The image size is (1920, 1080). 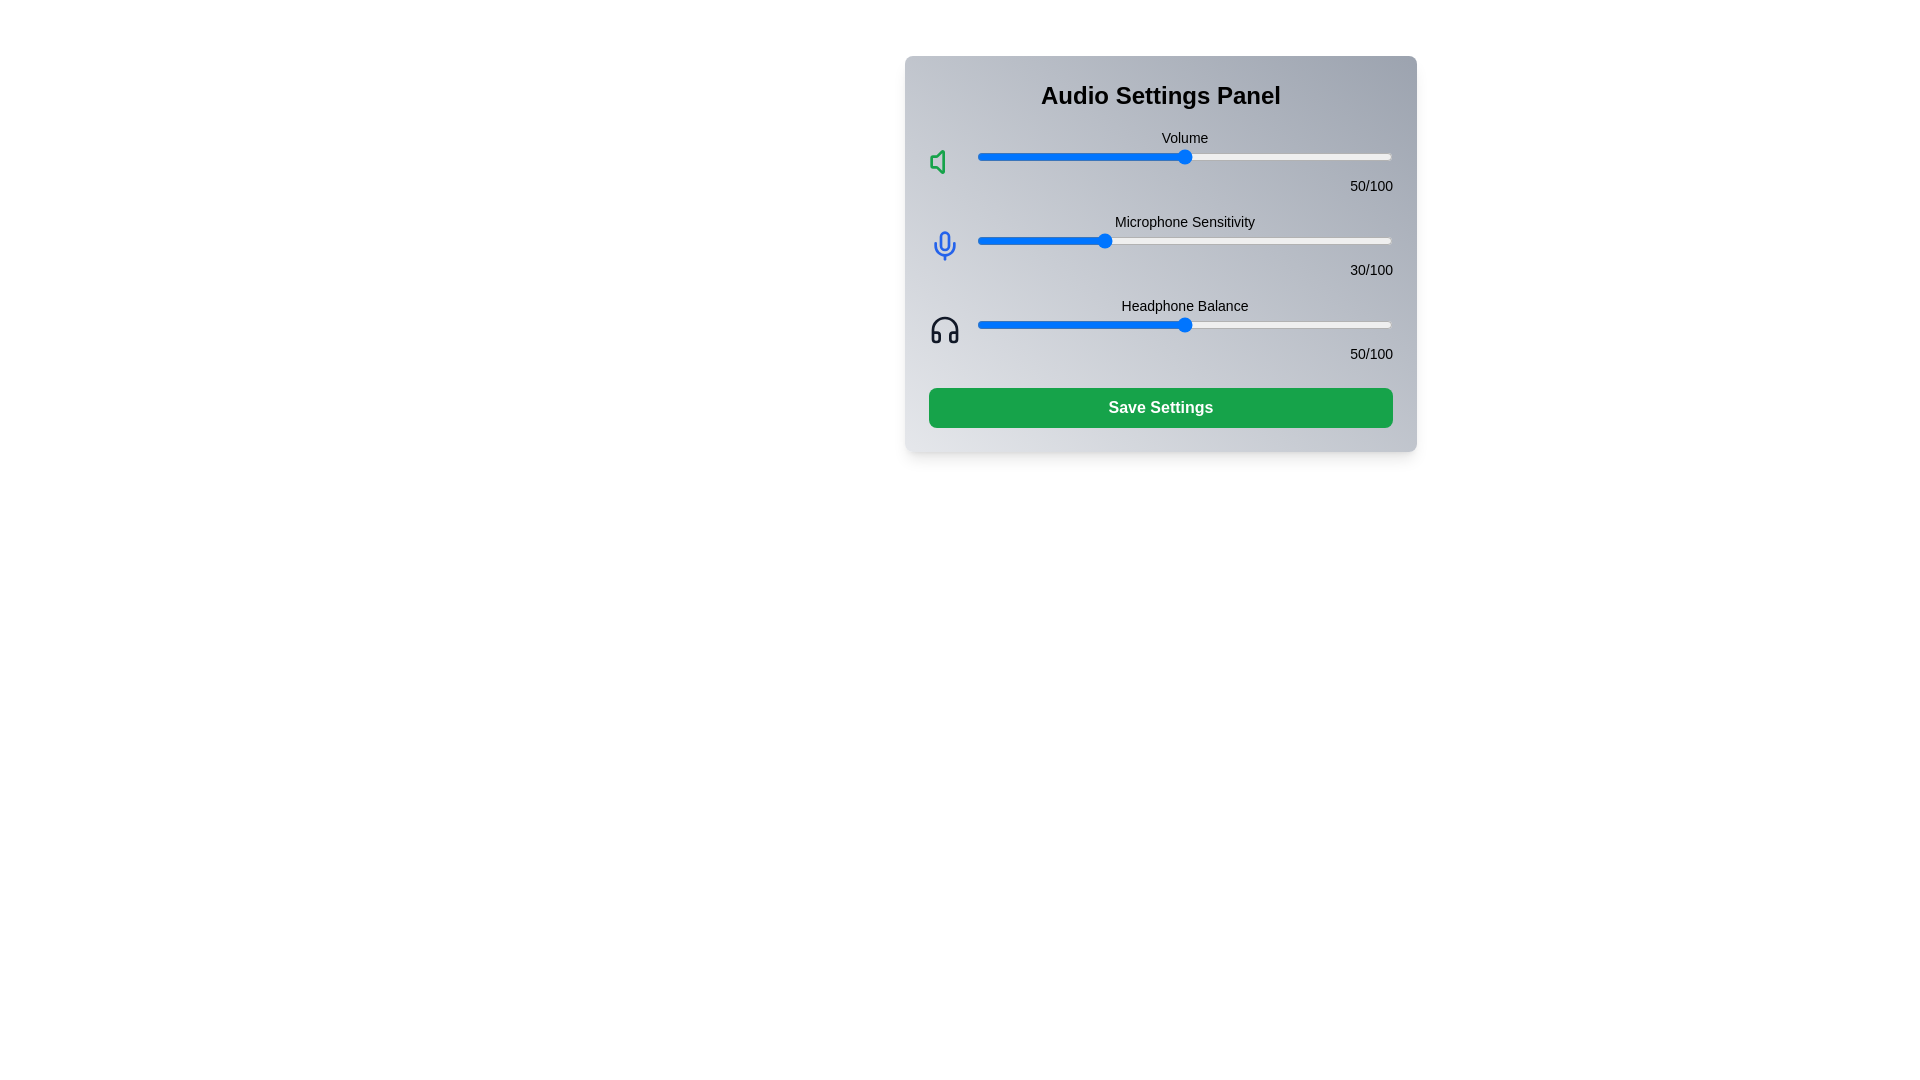 I want to click on the save button located at the bottom of the Audio Settings Panel, so click(x=1161, y=407).